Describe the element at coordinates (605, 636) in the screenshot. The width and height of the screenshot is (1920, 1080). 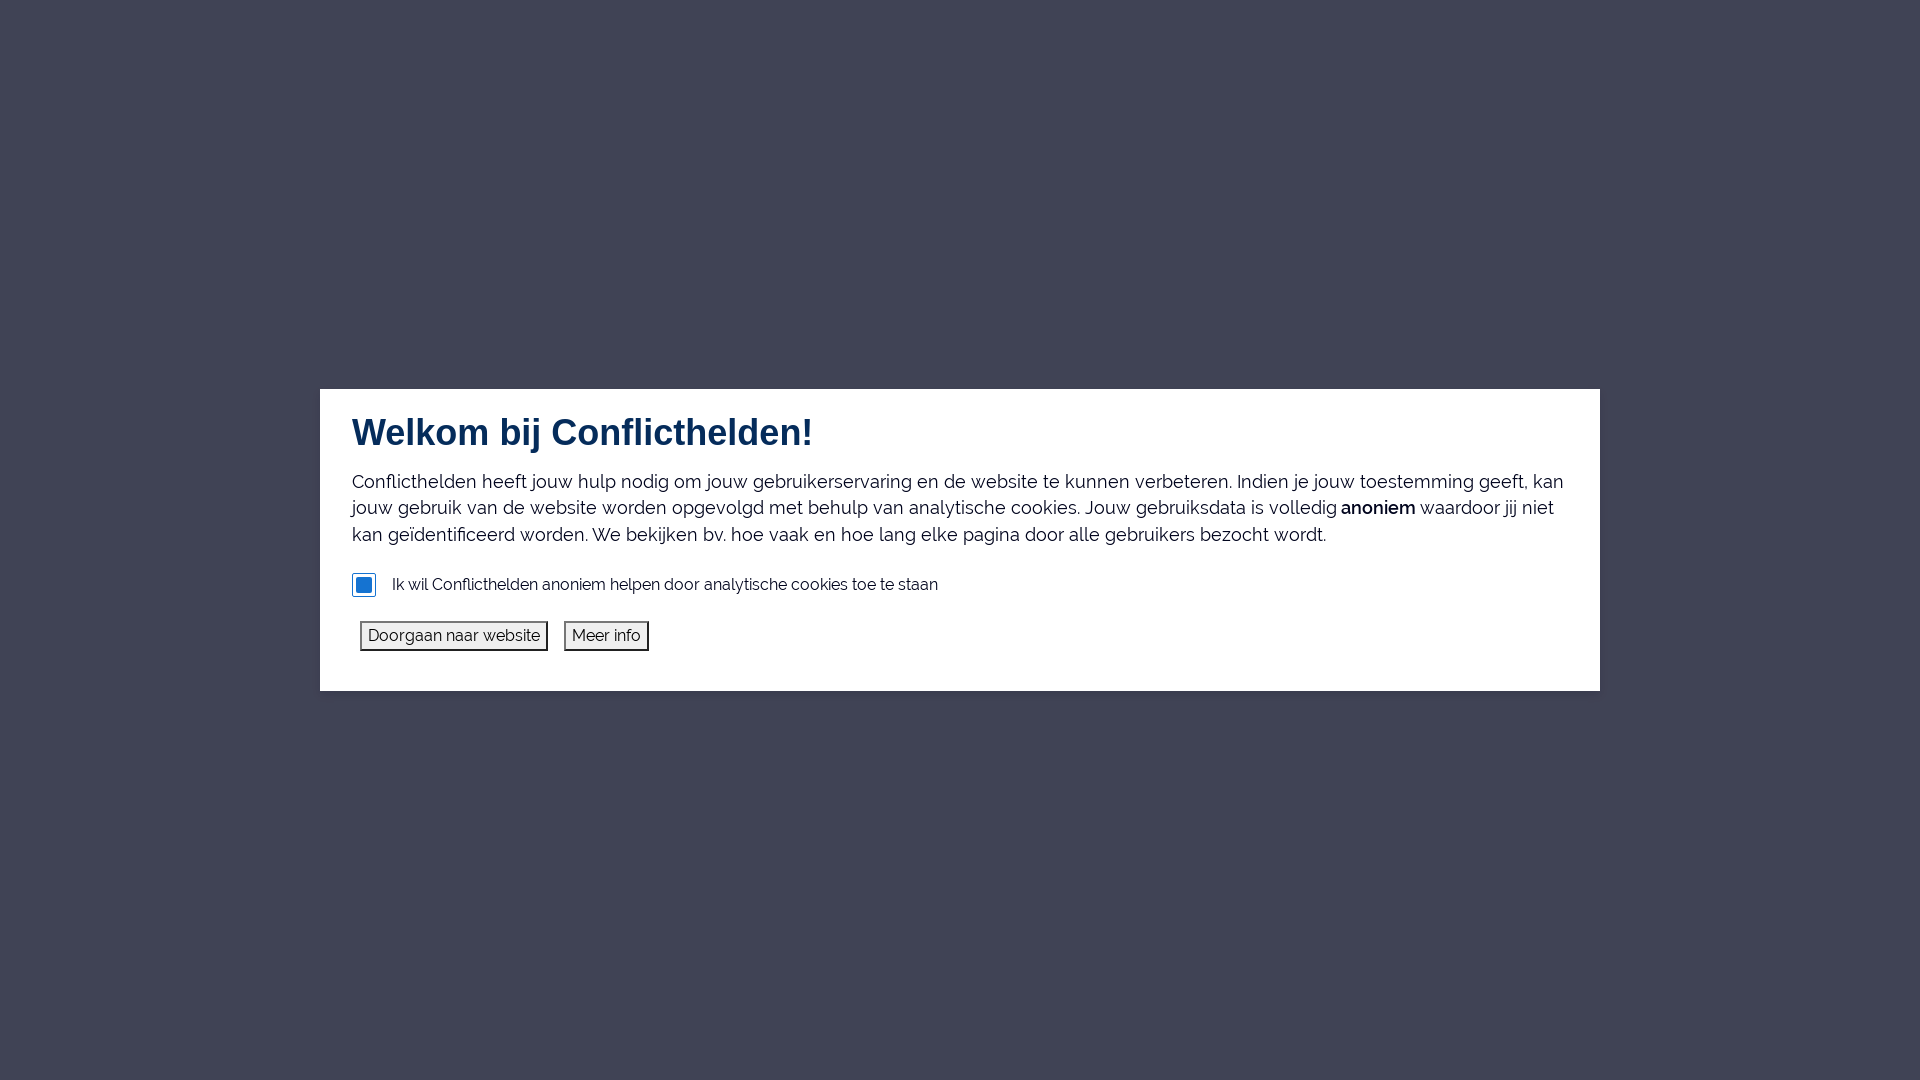
I see `'Meer info'` at that location.